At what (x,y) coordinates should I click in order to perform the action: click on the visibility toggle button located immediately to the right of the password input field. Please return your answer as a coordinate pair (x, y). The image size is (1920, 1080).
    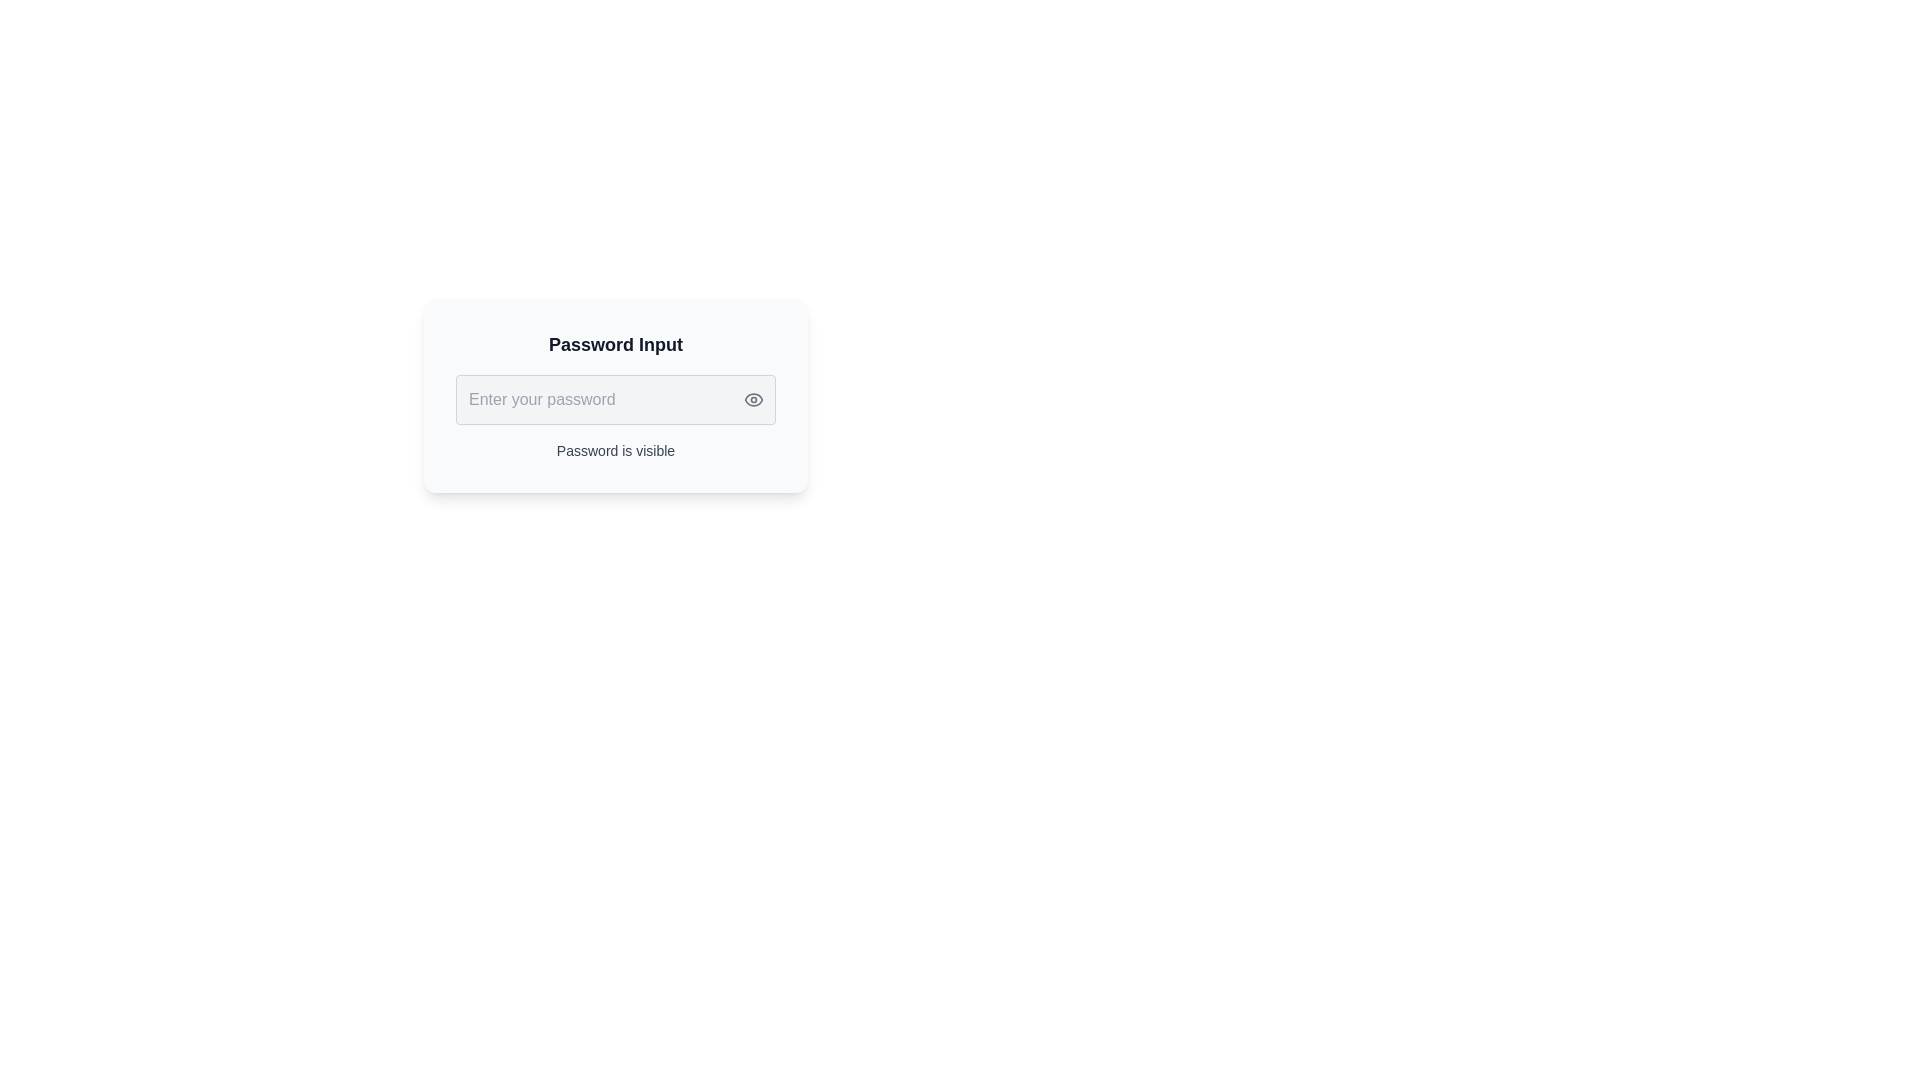
    Looking at the image, I should click on (752, 400).